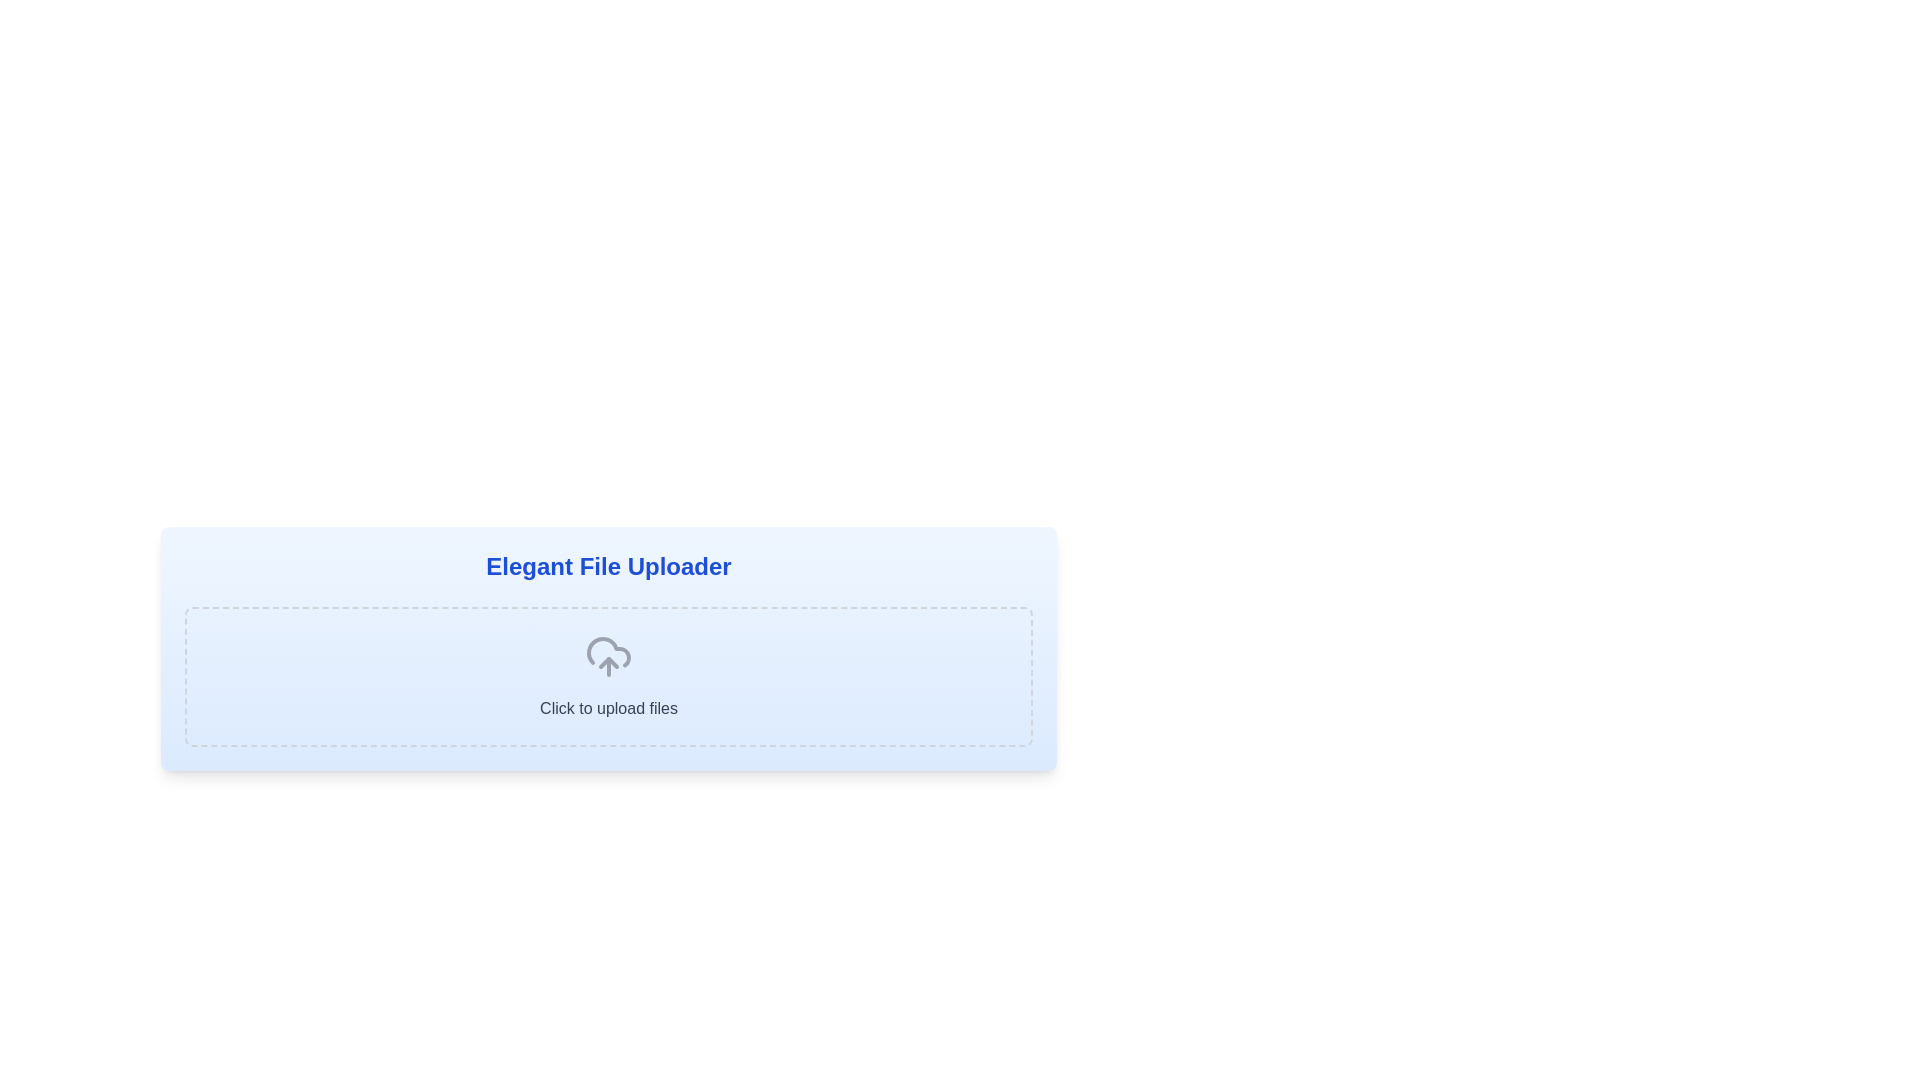 The image size is (1920, 1080). I want to click on the cloud-shaped icon with an upward-pointing arrow, located at the center of the dashed rectangular area labeled 'Click to upload files', so click(608, 656).